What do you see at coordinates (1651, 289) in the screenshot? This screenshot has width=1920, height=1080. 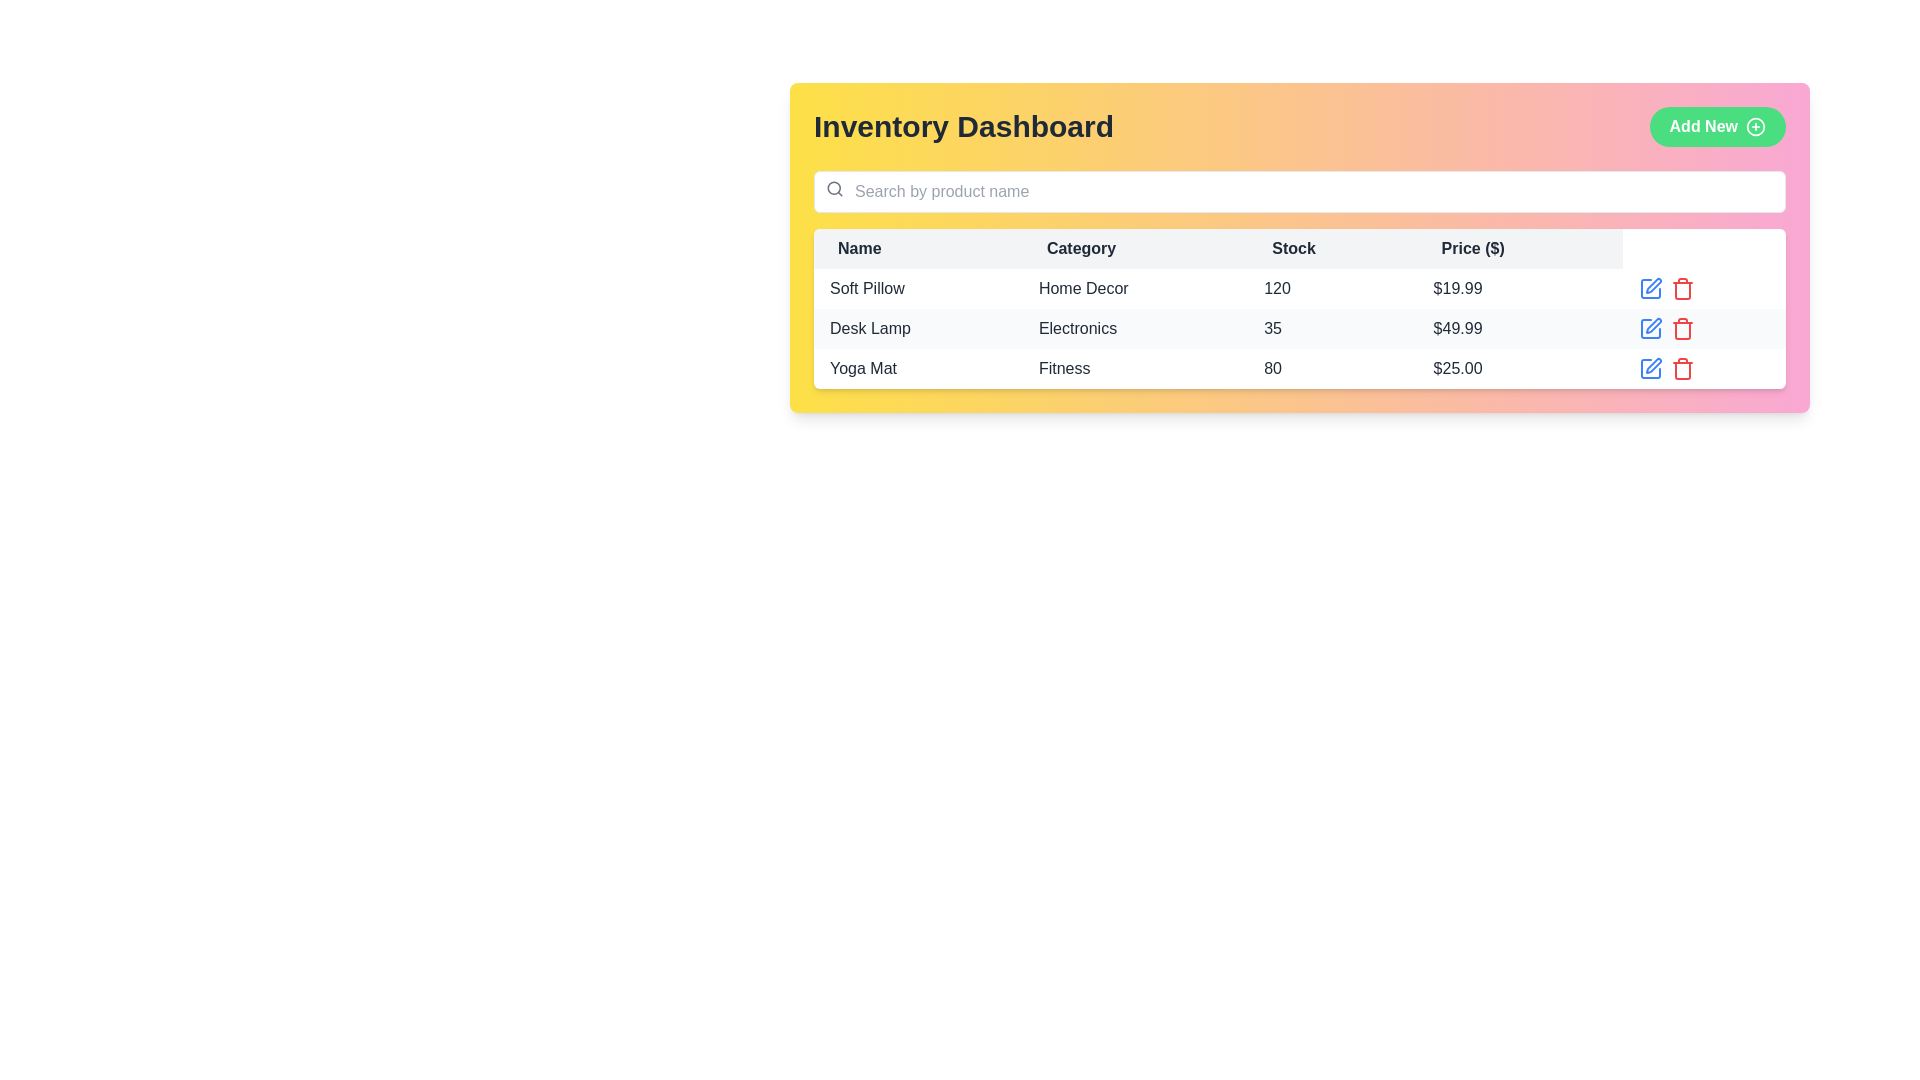 I see `the Edit Icon located in the lower-right corner of the table for the 'Desk Lamp' entry to initiate editing` at bounding box center [1651, 289].